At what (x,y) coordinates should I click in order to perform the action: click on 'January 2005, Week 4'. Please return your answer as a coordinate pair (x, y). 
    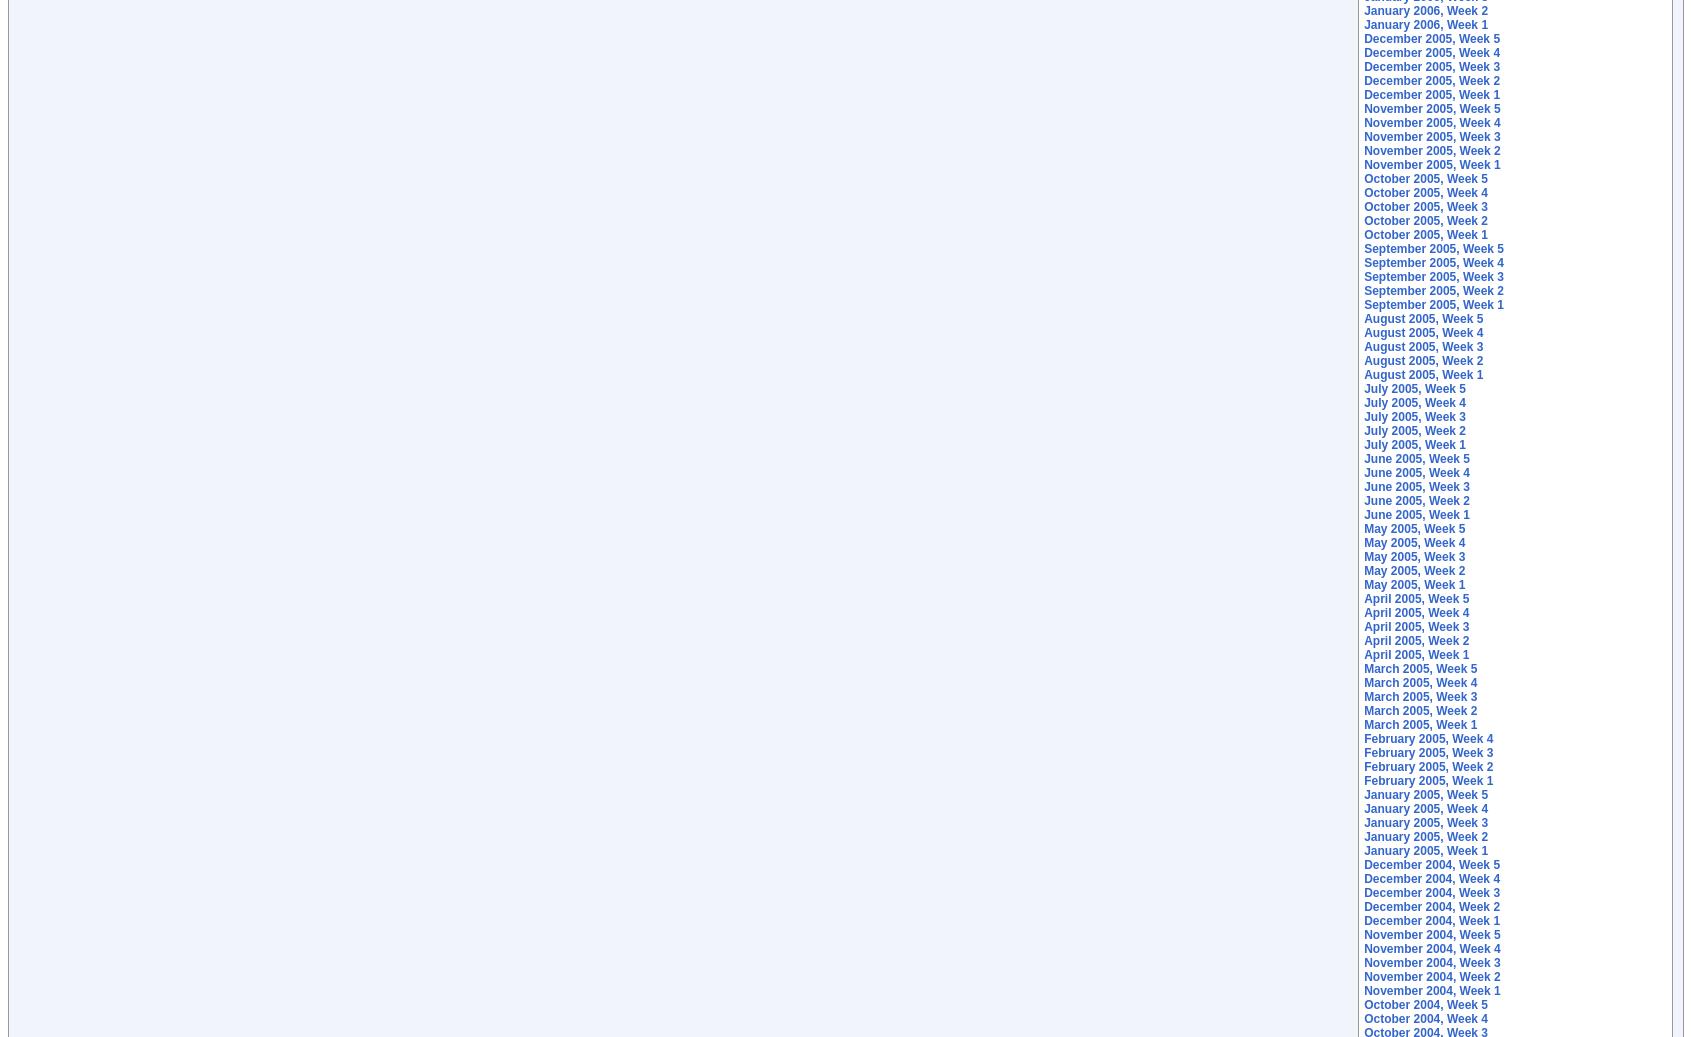
    Looking at the image, I should click on (1425, 808).